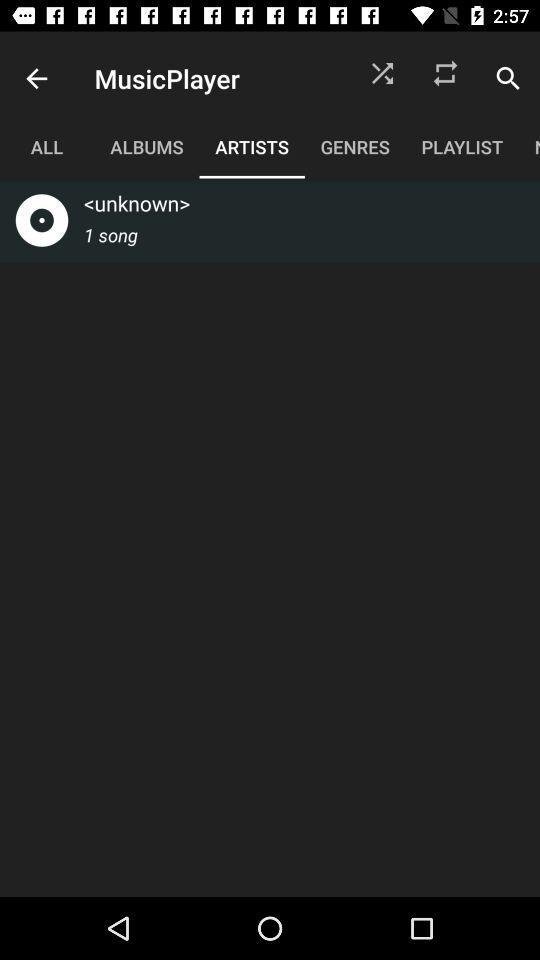  Describe the element at coordinates (382, 78) in the screenshot. I see `item next to musicplayer icon` at that location.